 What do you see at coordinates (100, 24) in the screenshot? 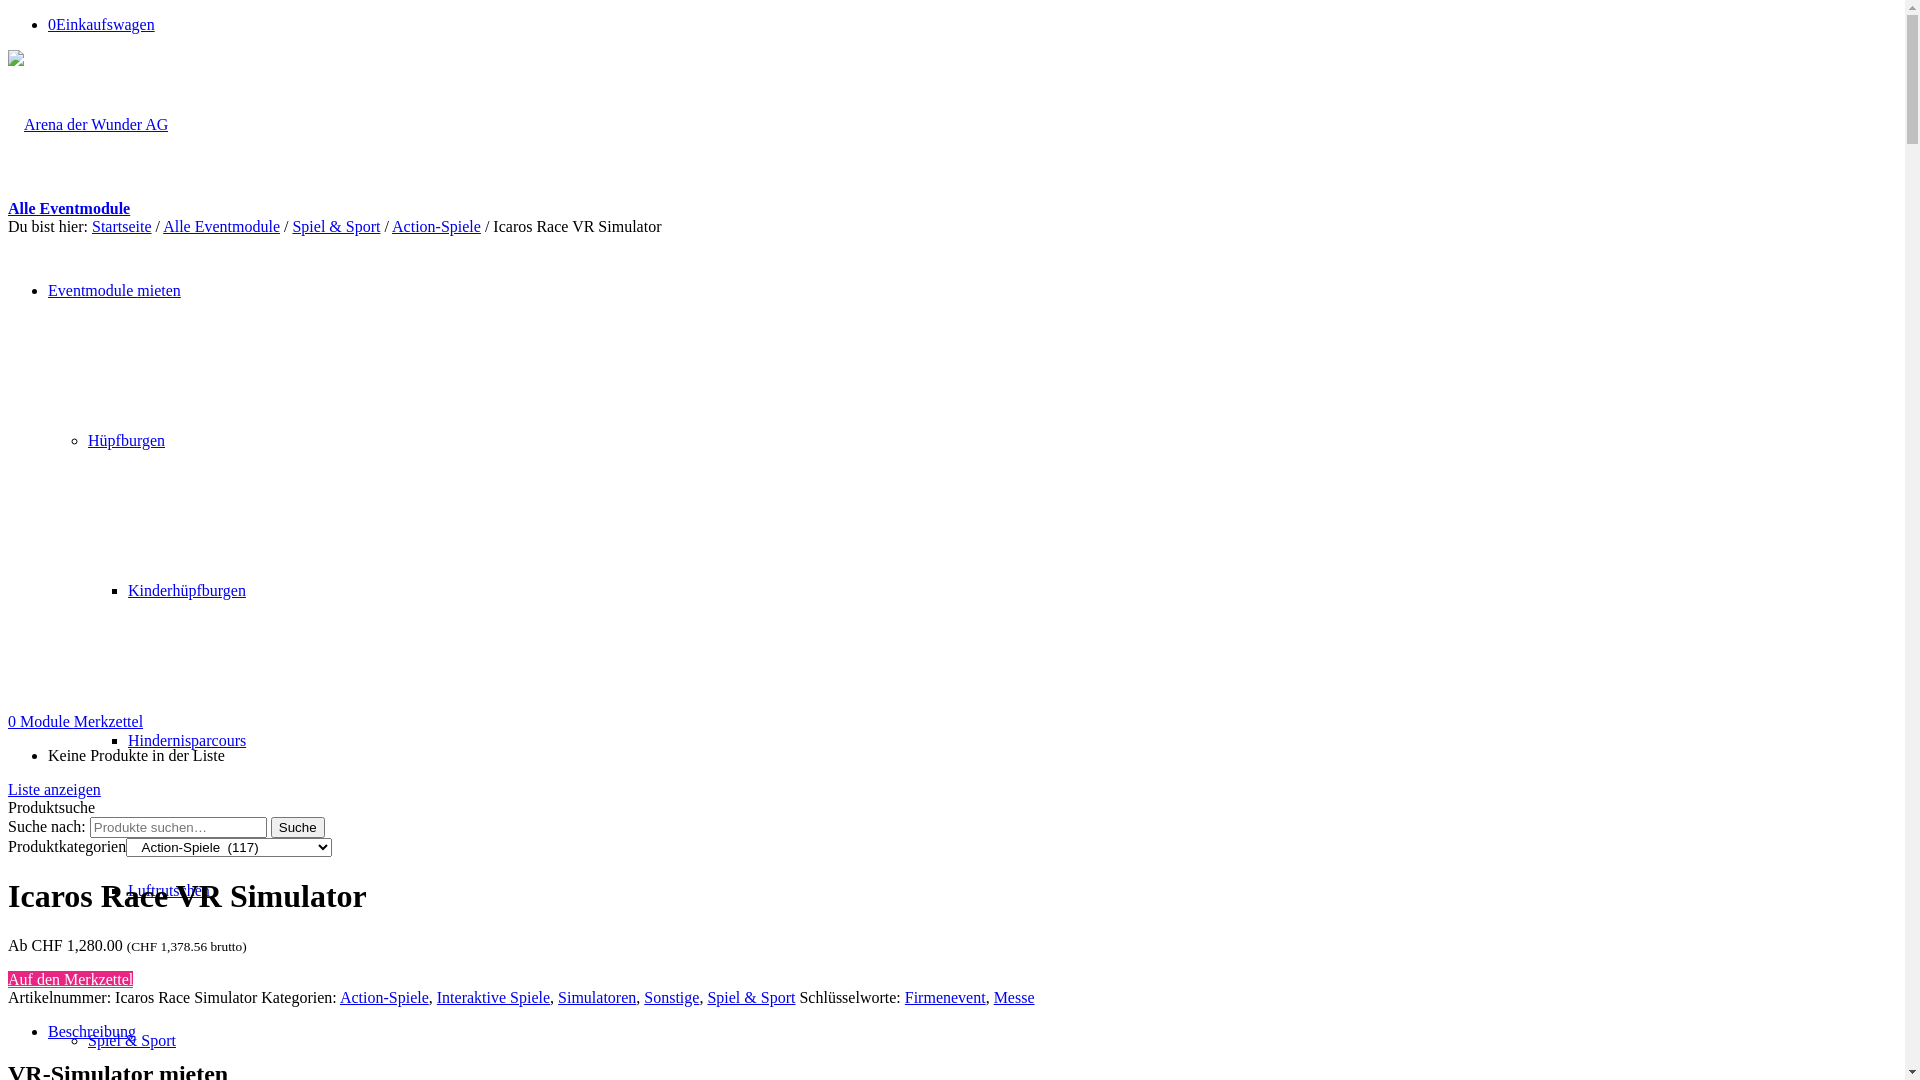
I see `'0Einkaufswagen'` at bounding box center [100, 24].